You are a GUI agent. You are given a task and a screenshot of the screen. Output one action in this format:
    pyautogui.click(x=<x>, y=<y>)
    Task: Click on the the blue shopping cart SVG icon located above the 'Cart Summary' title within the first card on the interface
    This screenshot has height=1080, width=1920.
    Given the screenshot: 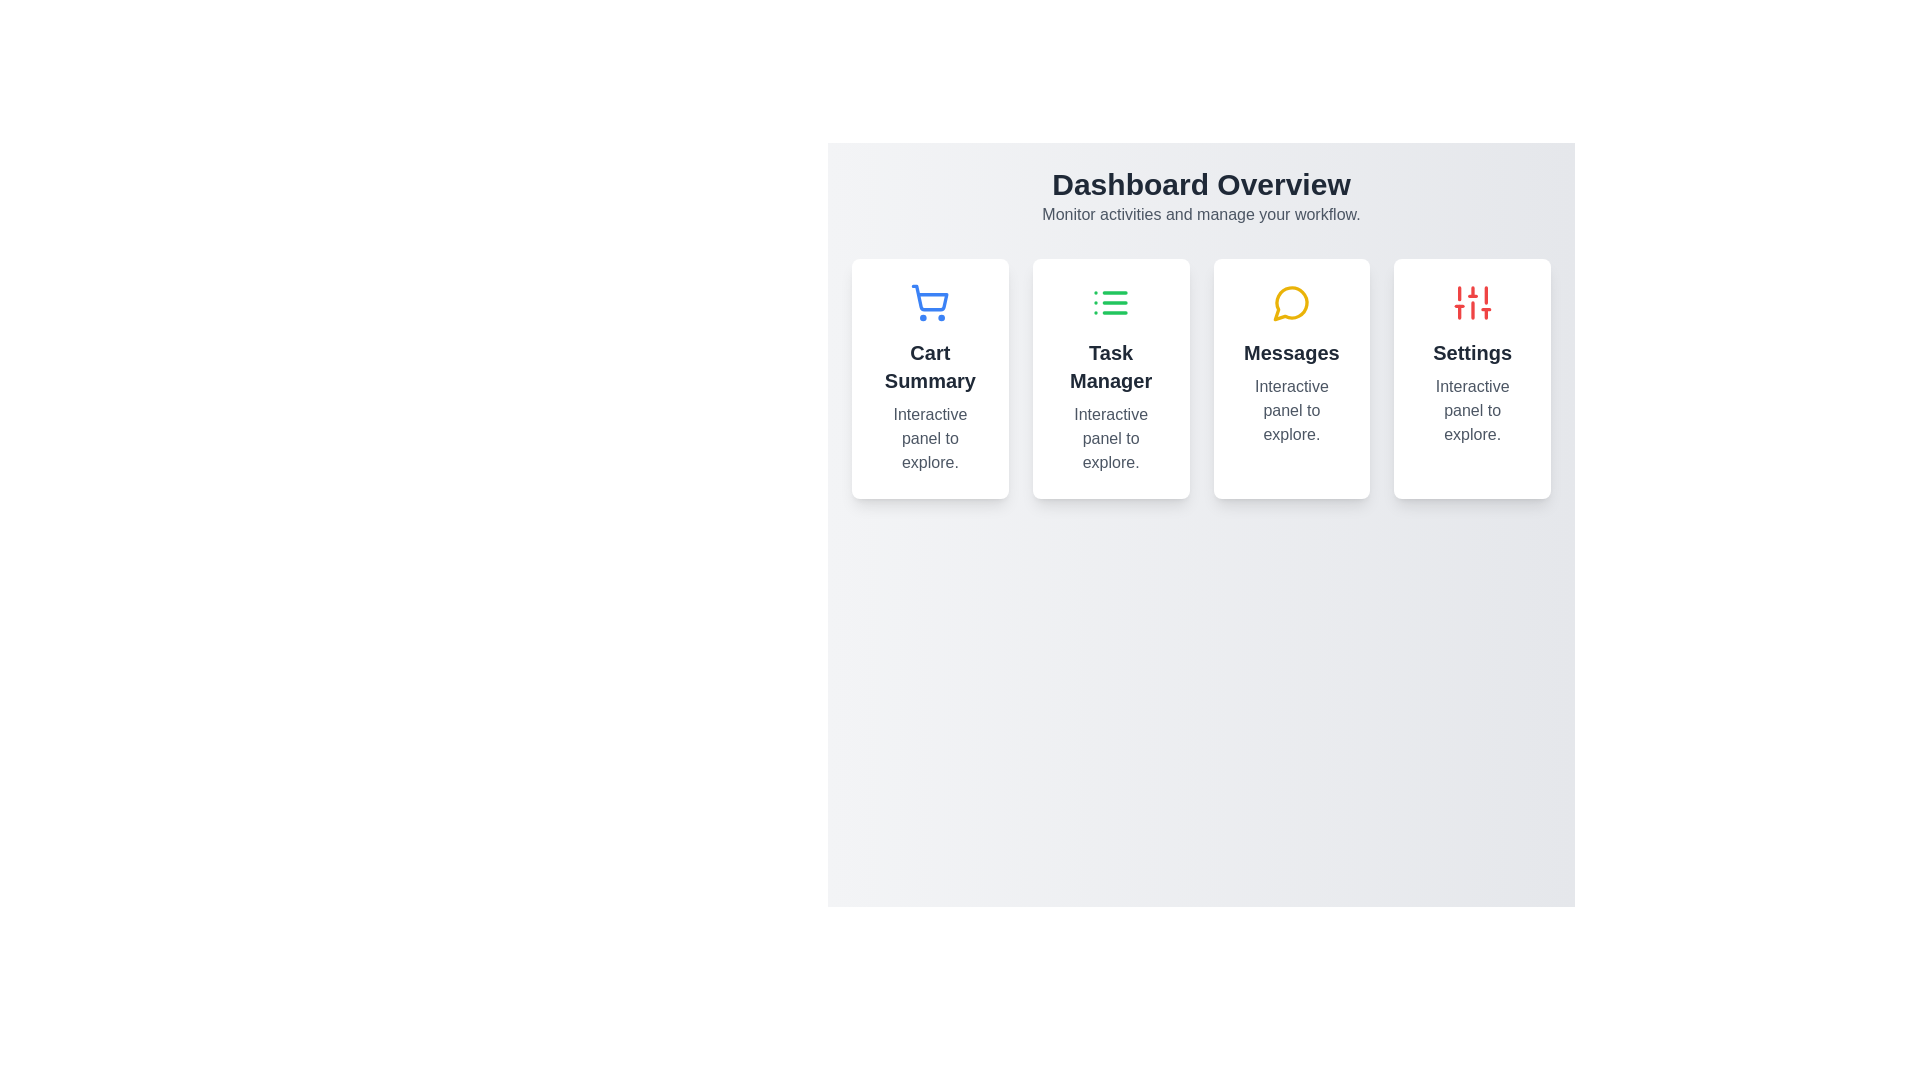 What is the action you would take?
    pyautogui.click(x=929, y=303)
    